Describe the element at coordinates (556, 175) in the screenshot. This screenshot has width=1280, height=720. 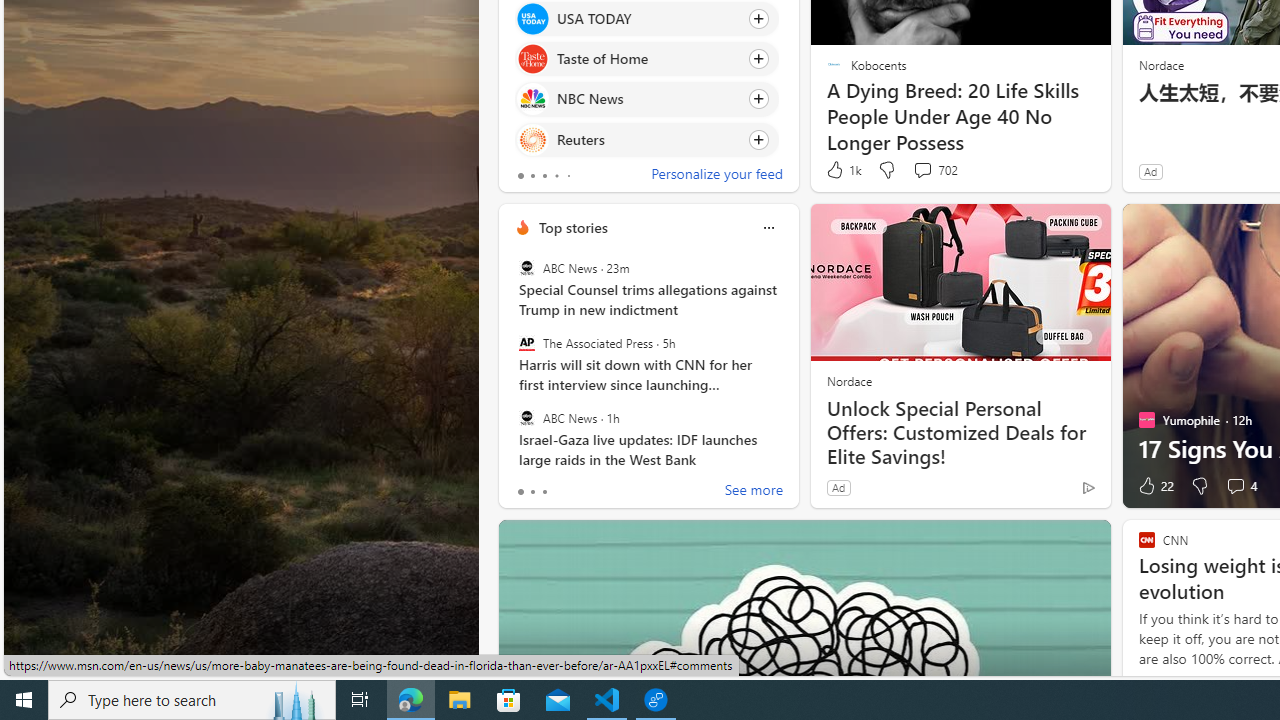
I see `'tab-3'` at that location.